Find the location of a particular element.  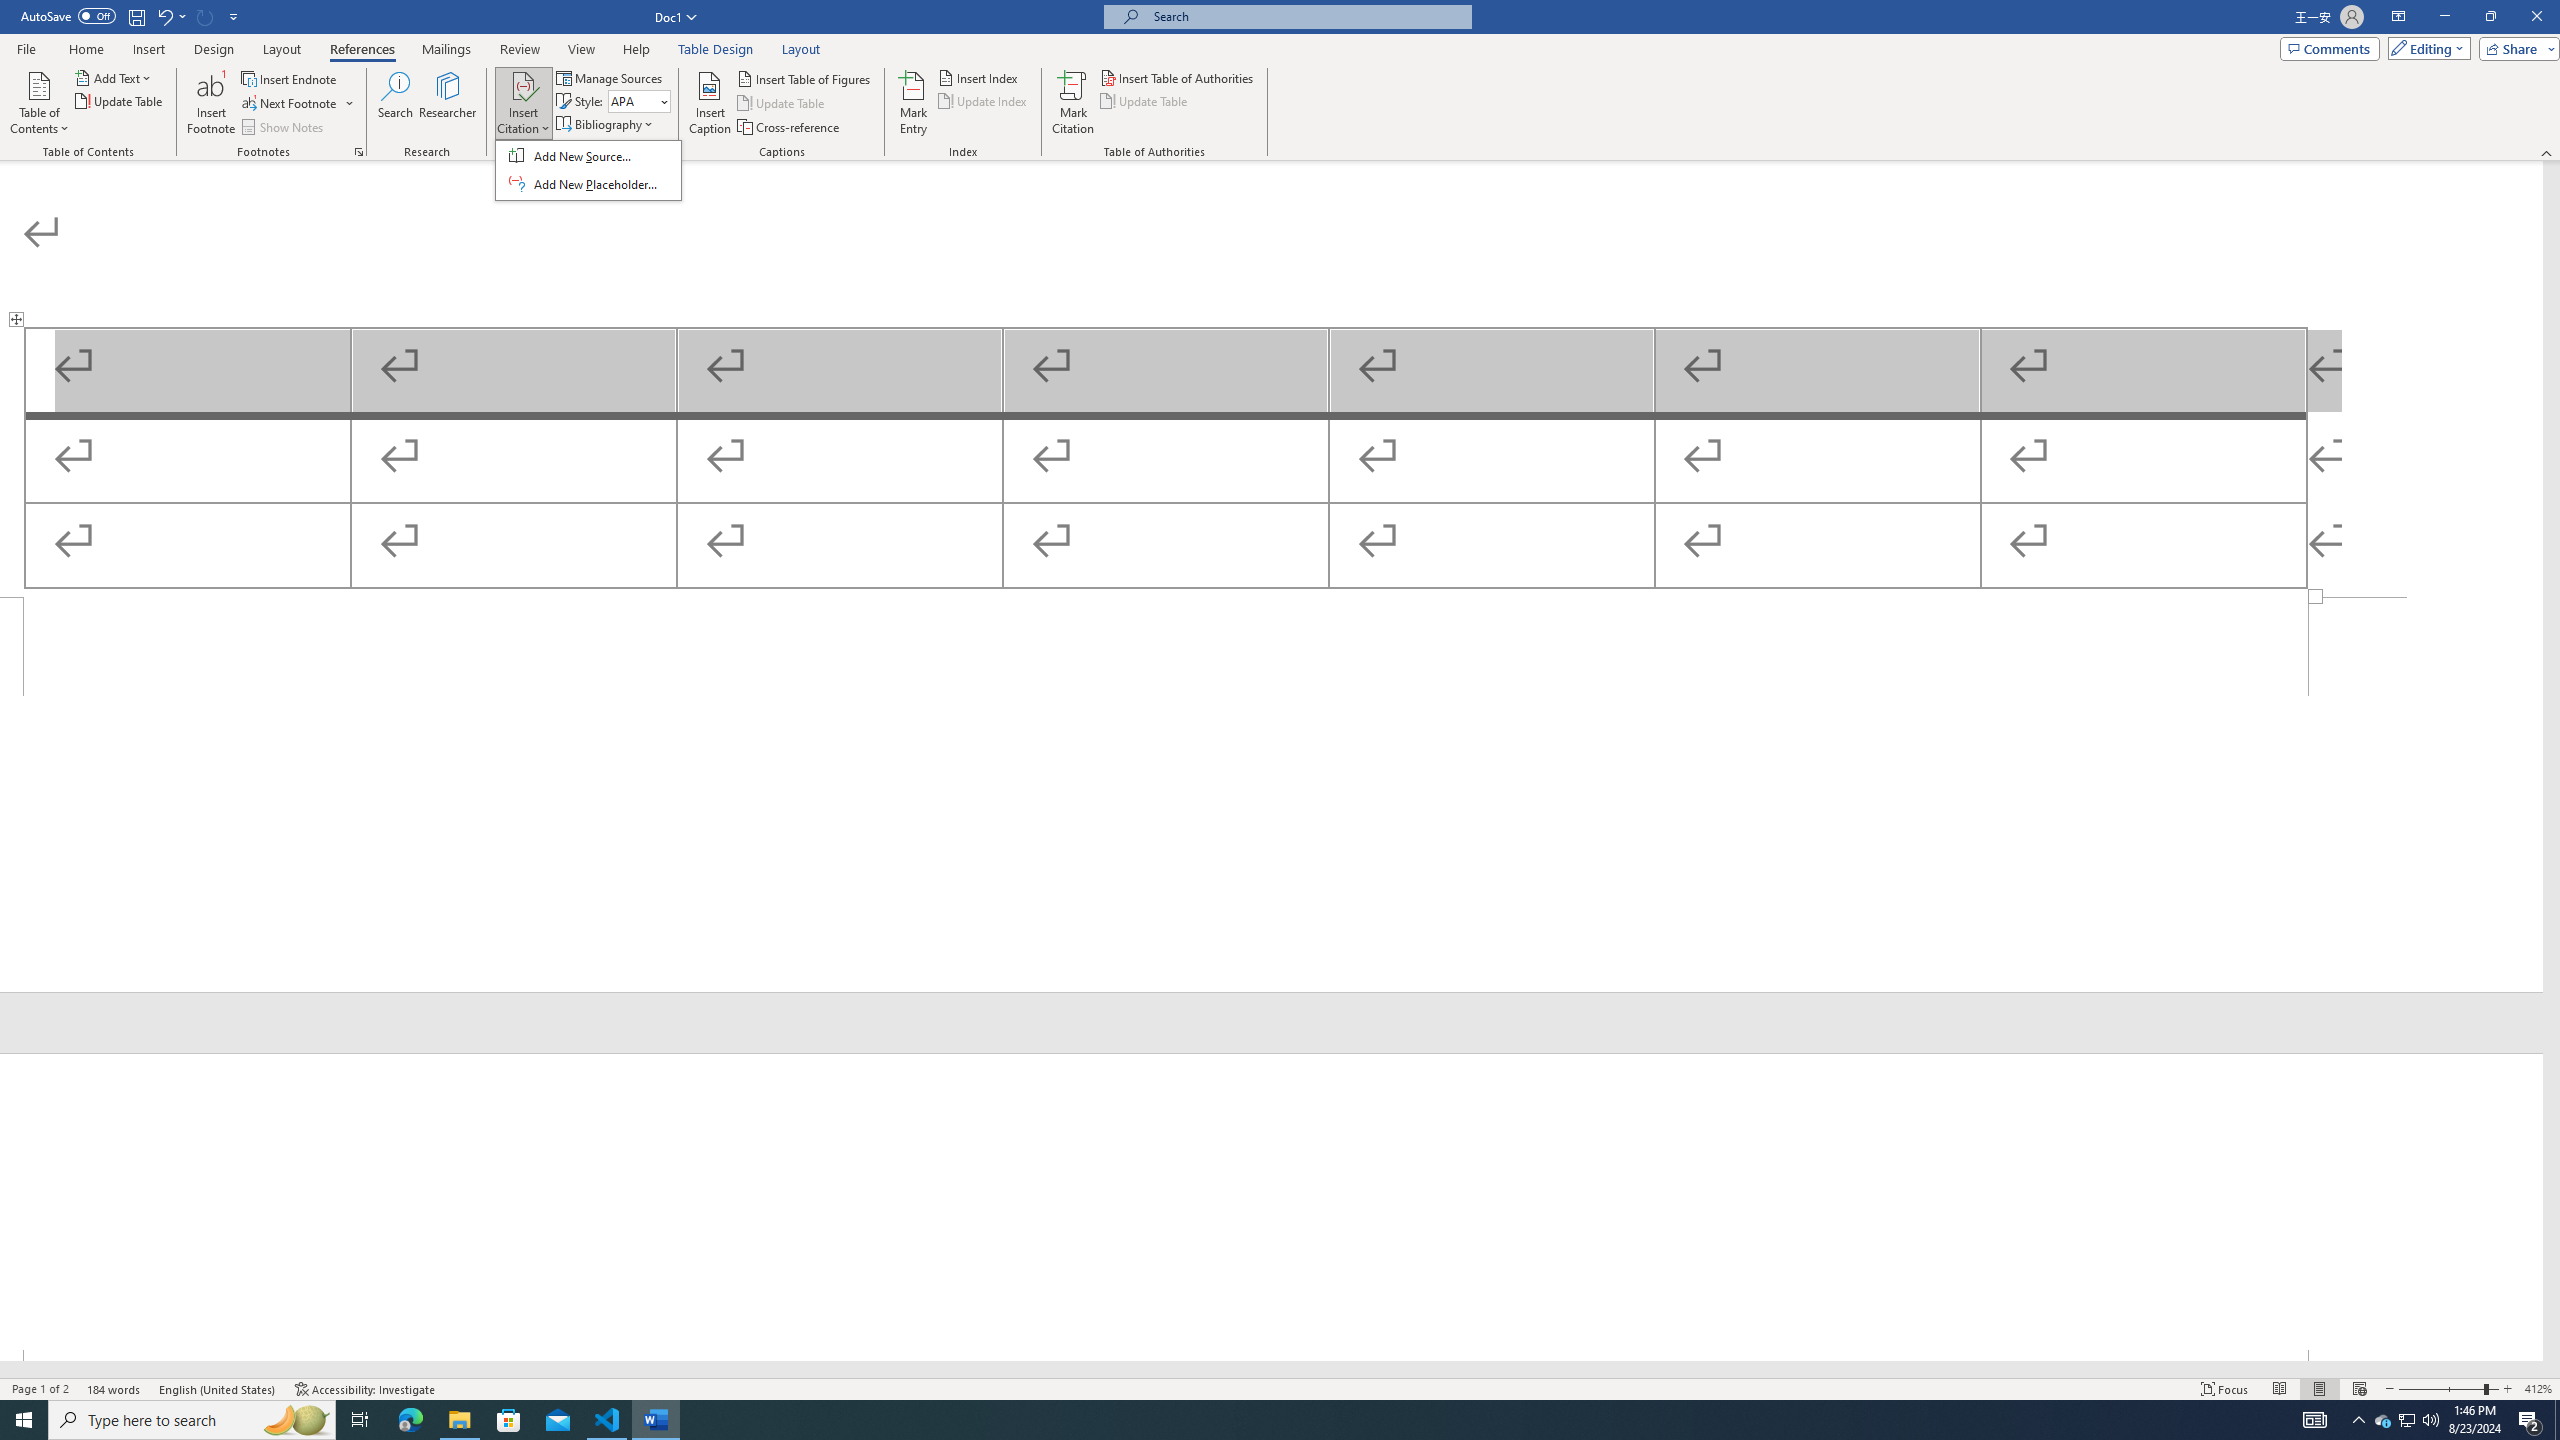

'Next Footnote' is located at coordinates (297, 103).